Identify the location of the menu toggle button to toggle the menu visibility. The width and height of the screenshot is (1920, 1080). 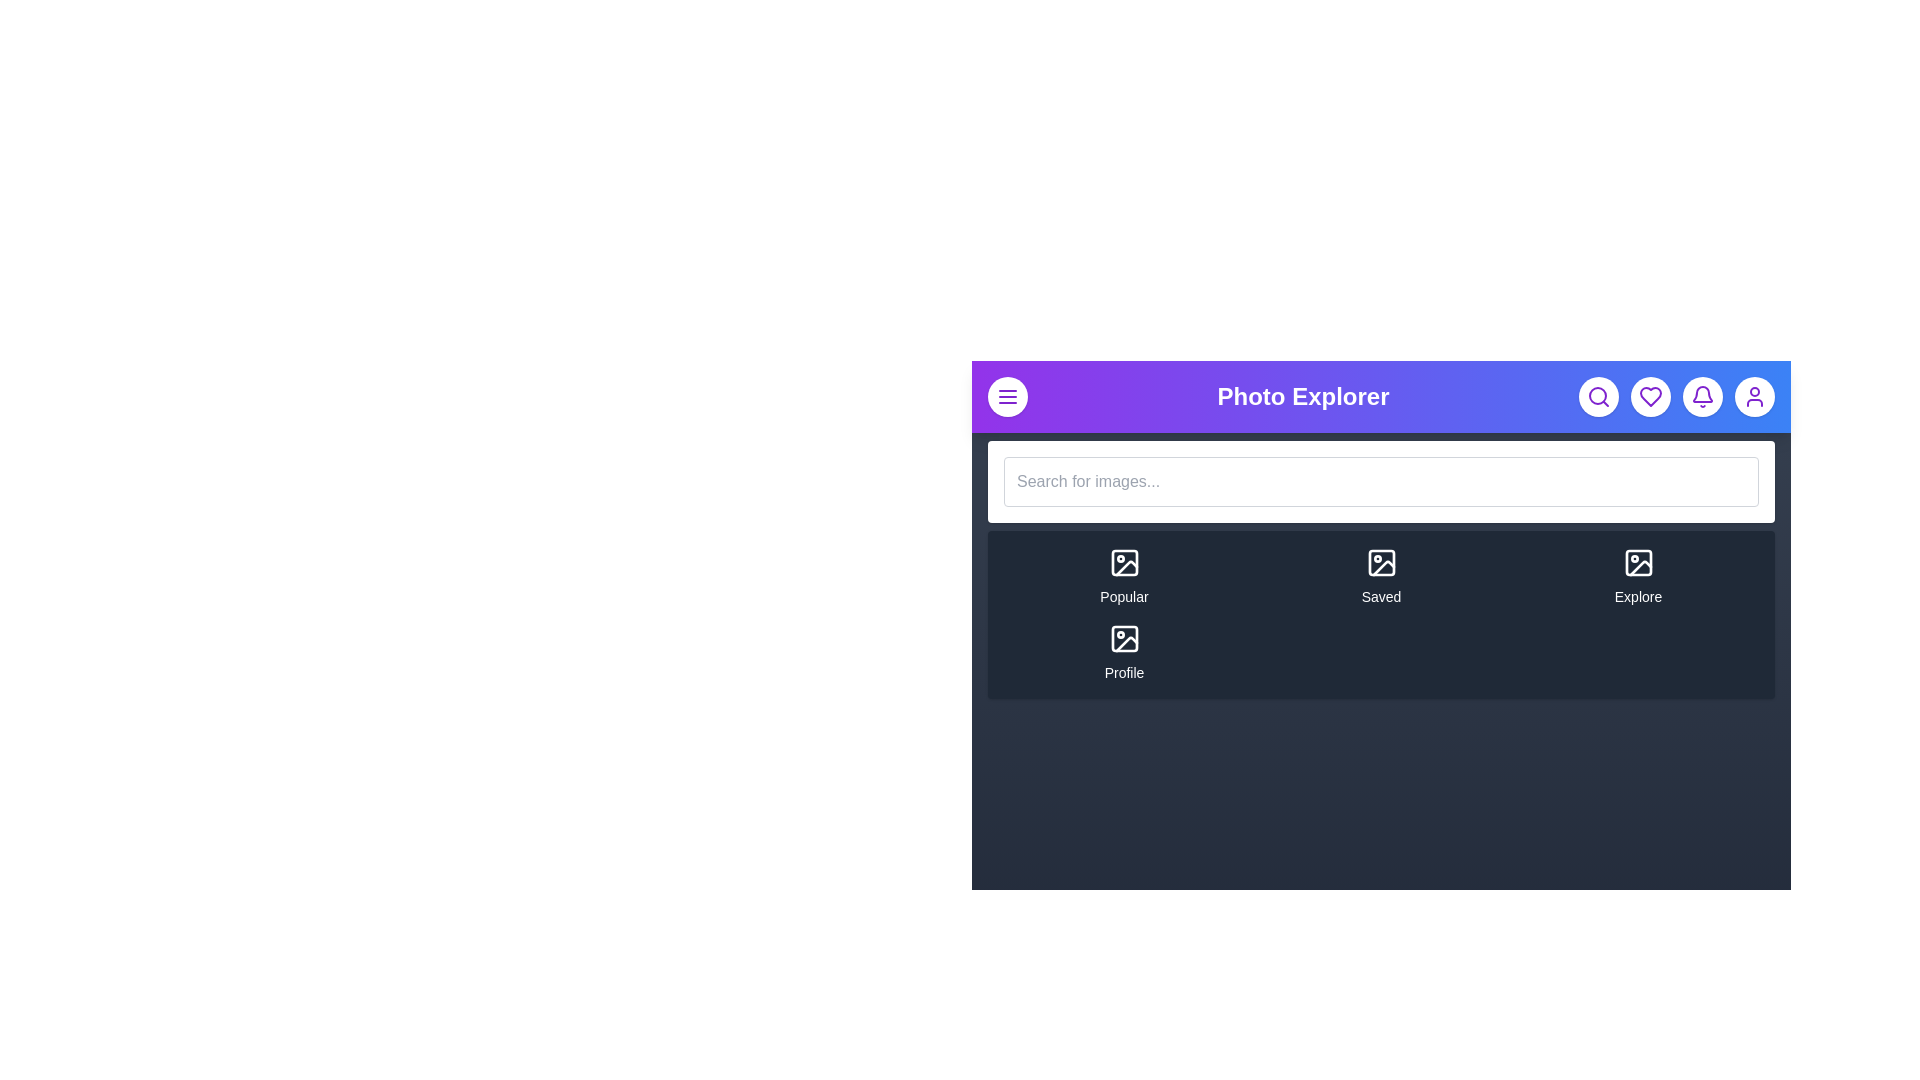
(1008, 397).